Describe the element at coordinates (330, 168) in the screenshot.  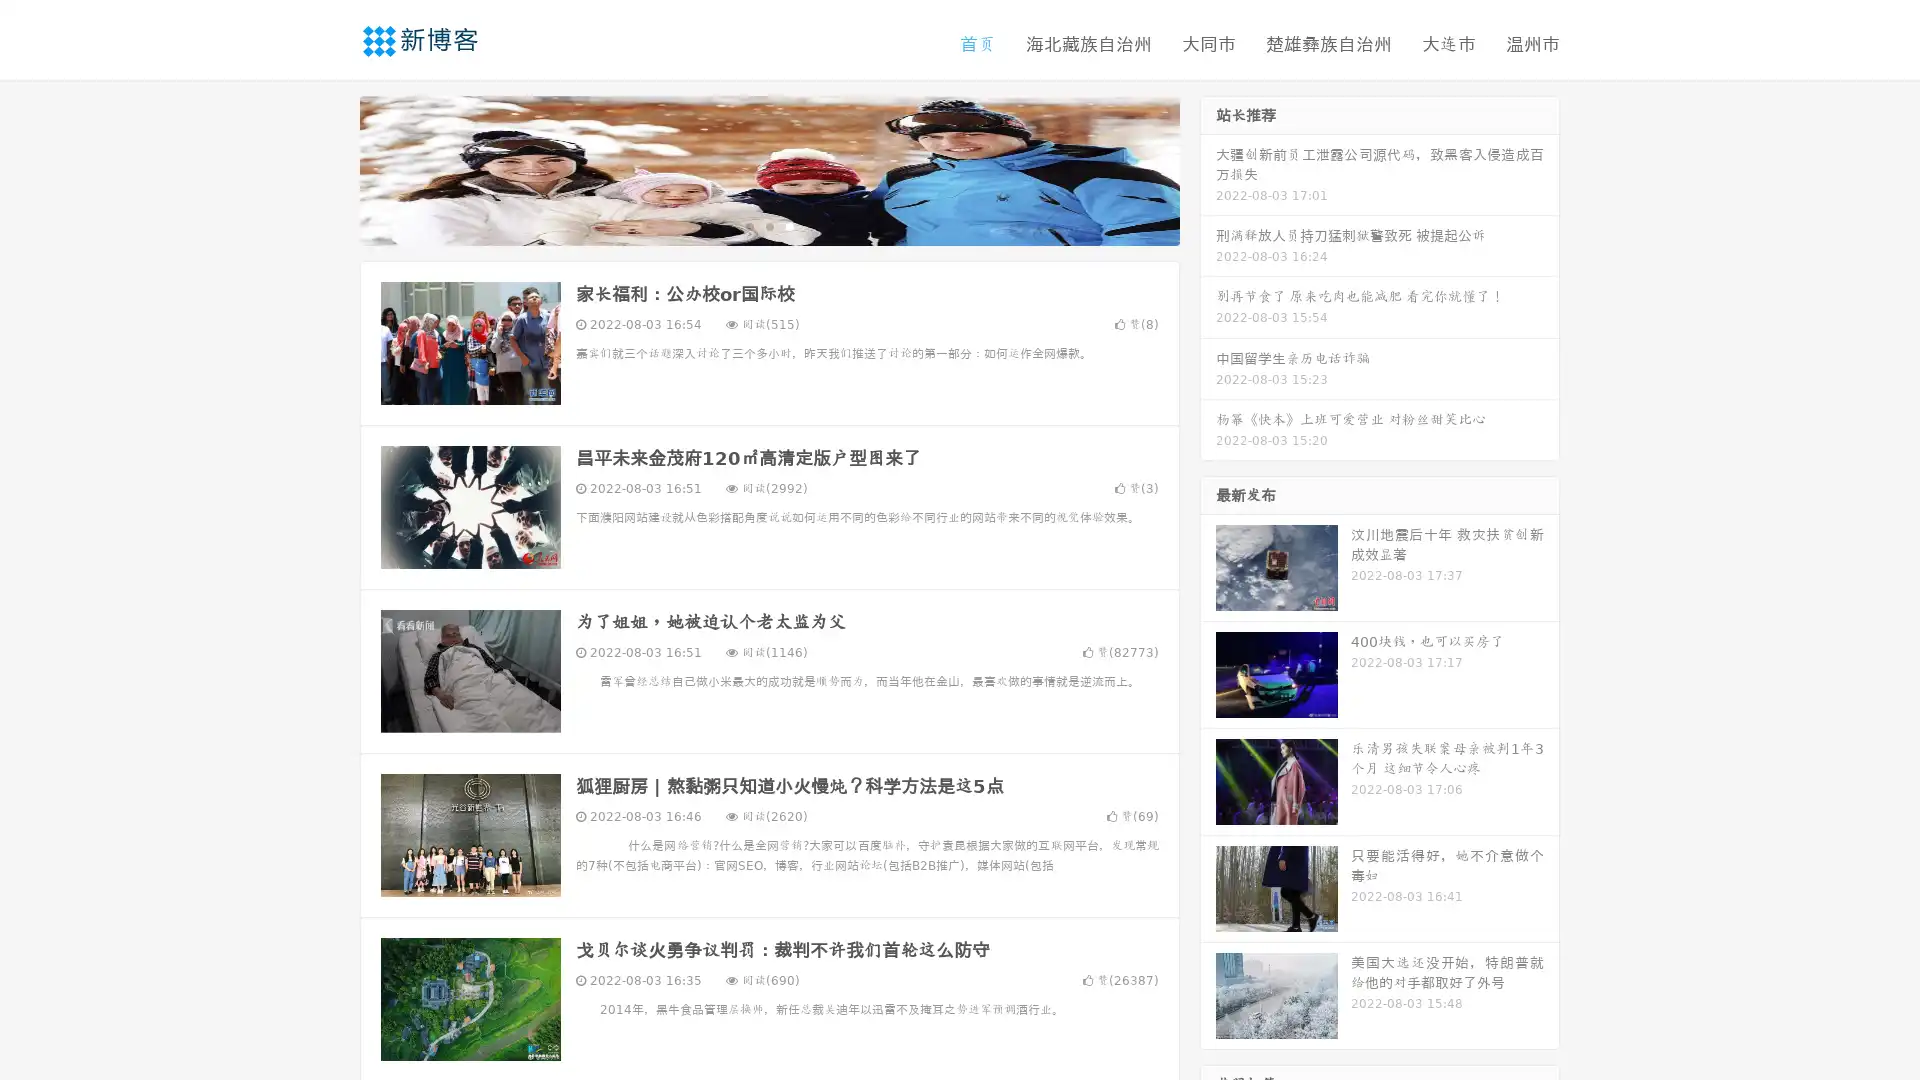
I see `Previous slide` at that location.